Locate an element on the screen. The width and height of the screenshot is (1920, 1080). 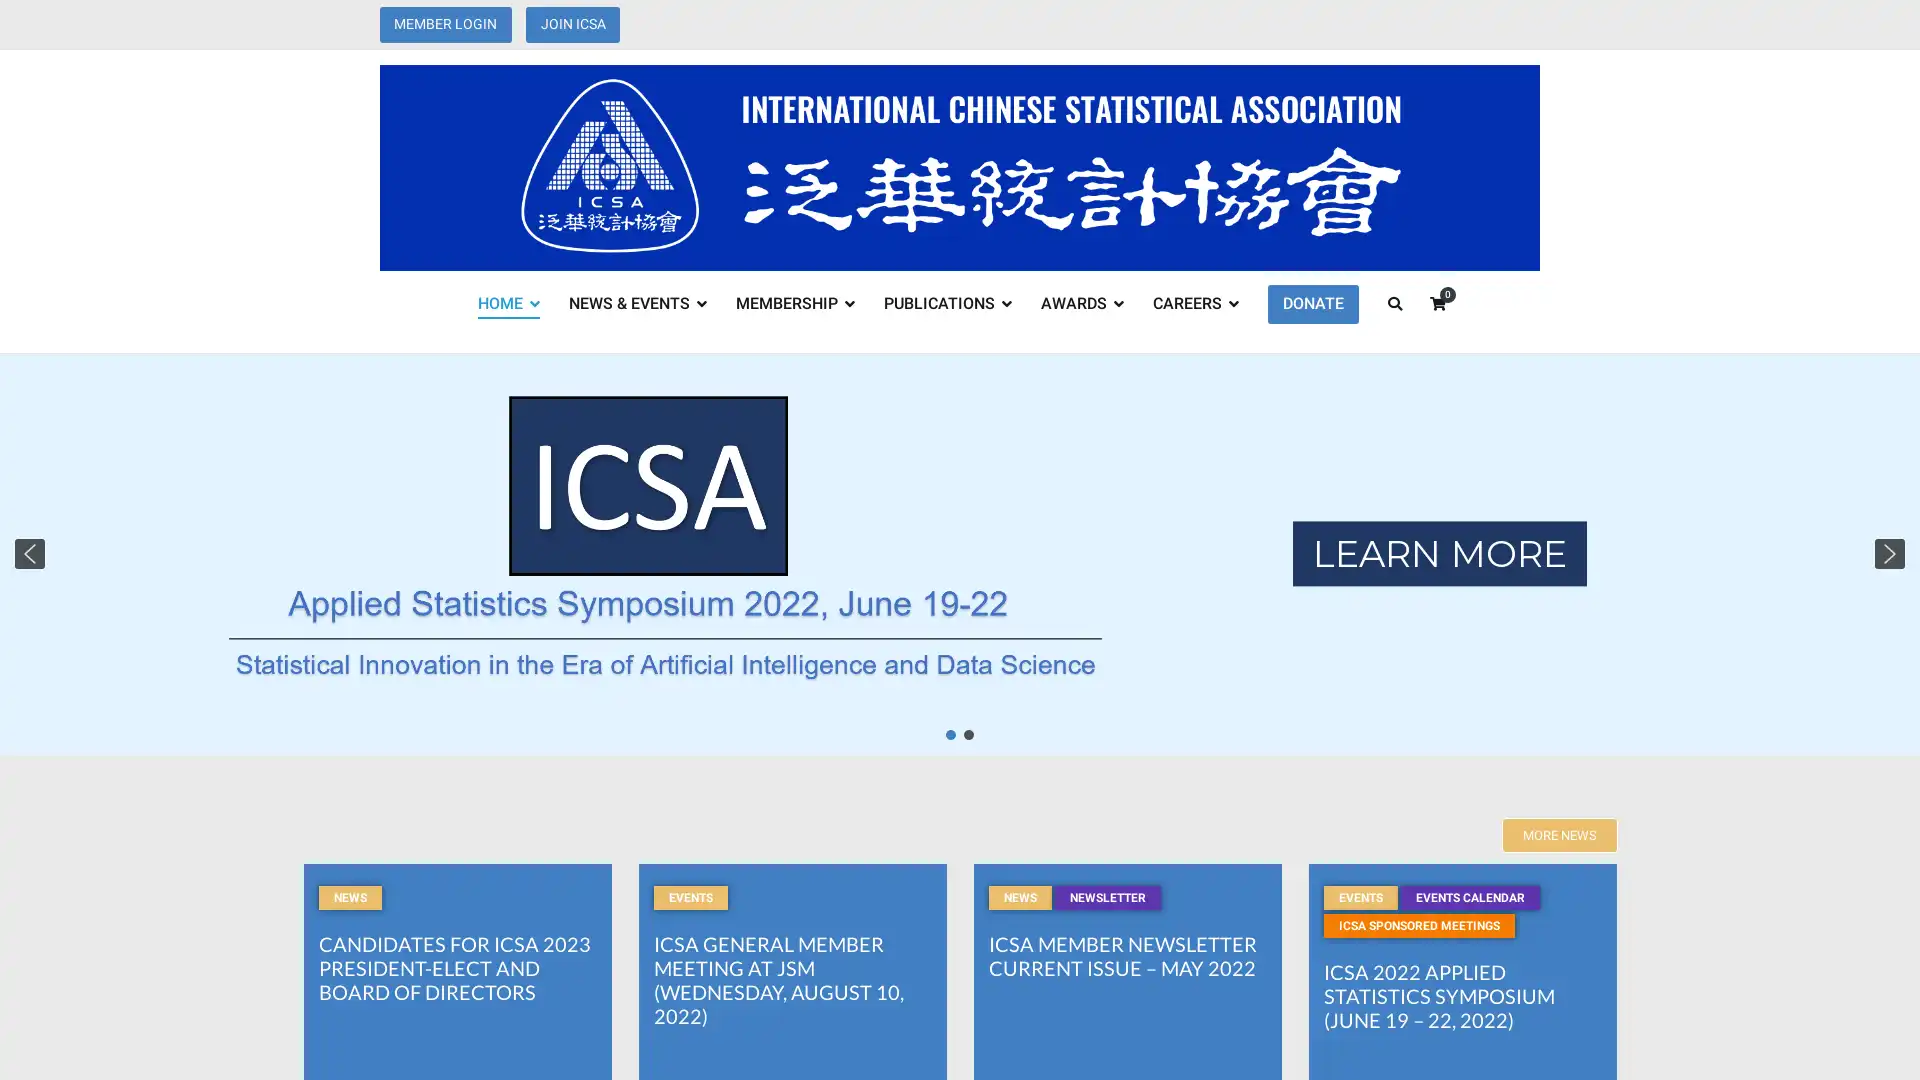
MEMBER LOGIN is located at coordinates (444, 24).